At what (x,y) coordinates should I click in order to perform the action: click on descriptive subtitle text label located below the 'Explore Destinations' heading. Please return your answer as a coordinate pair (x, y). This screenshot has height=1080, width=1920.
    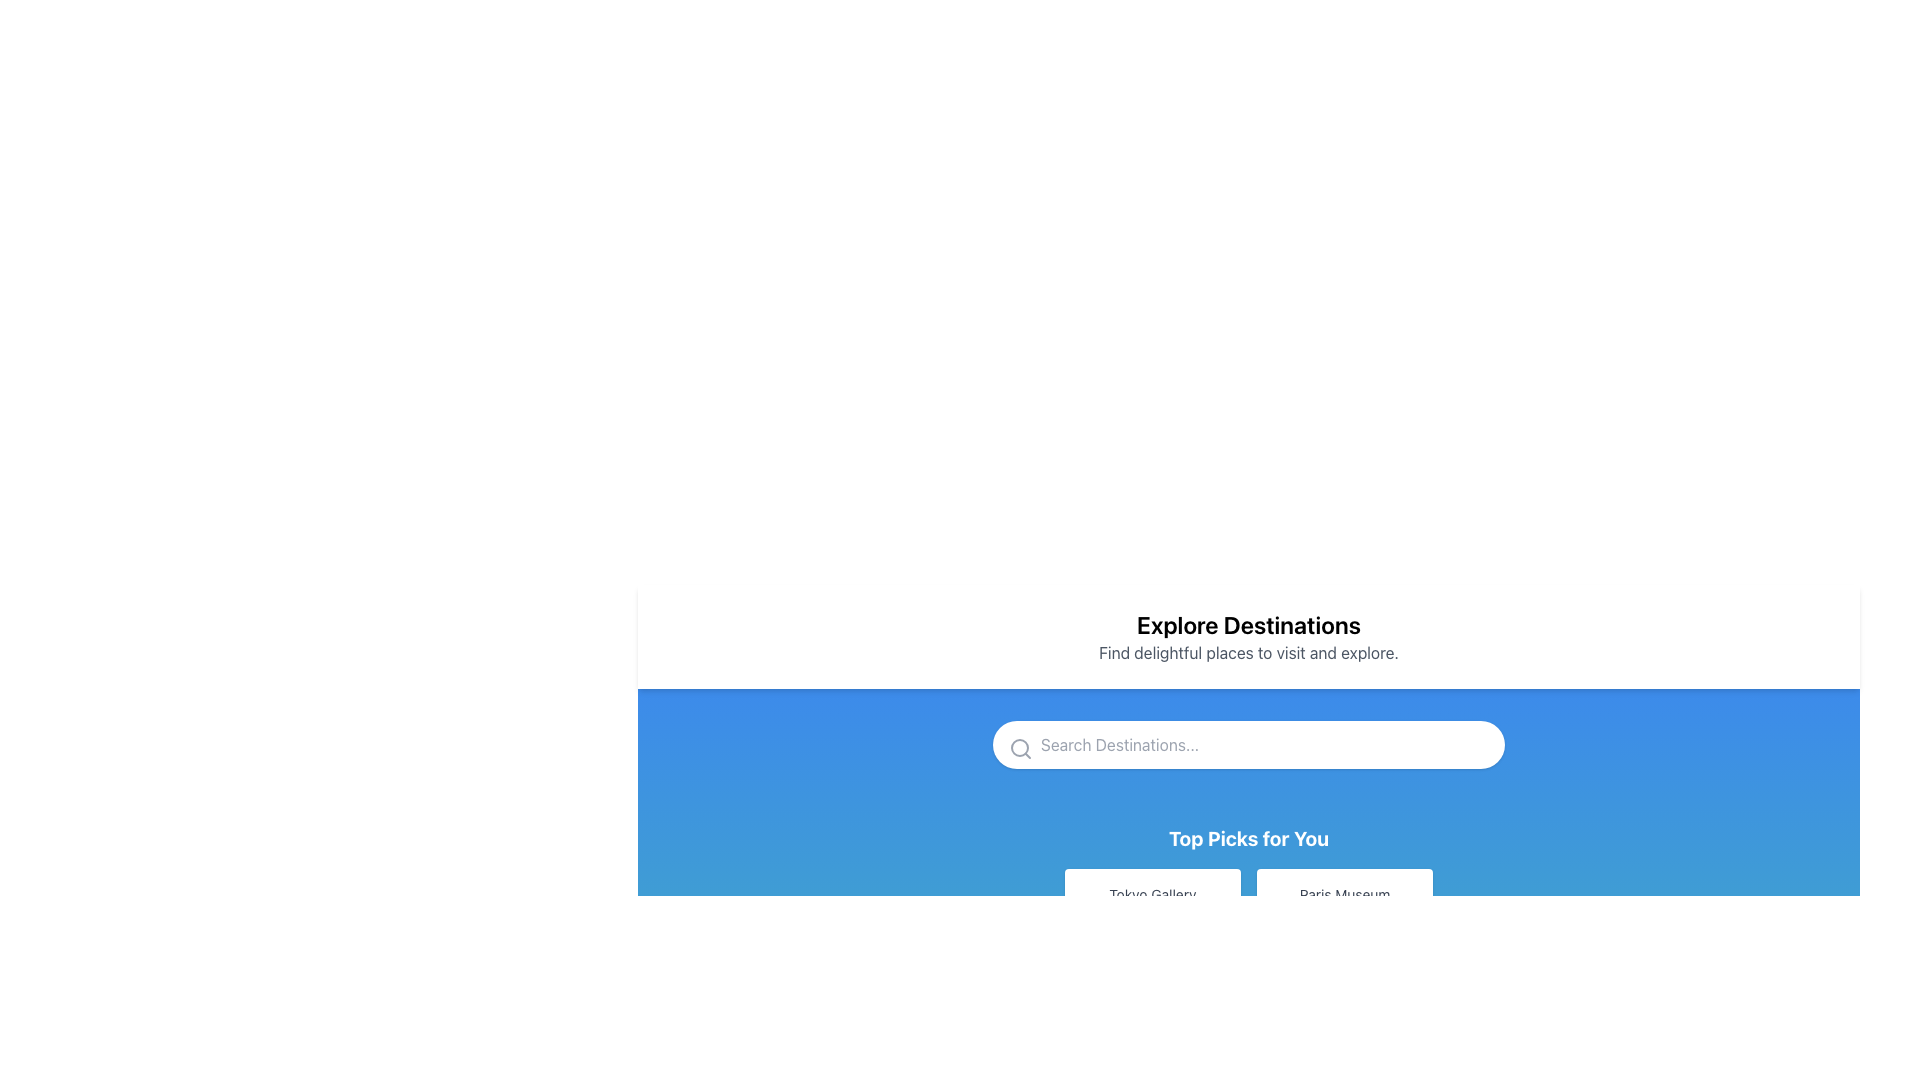
    Looking at the image, I should click on (1247, 652).